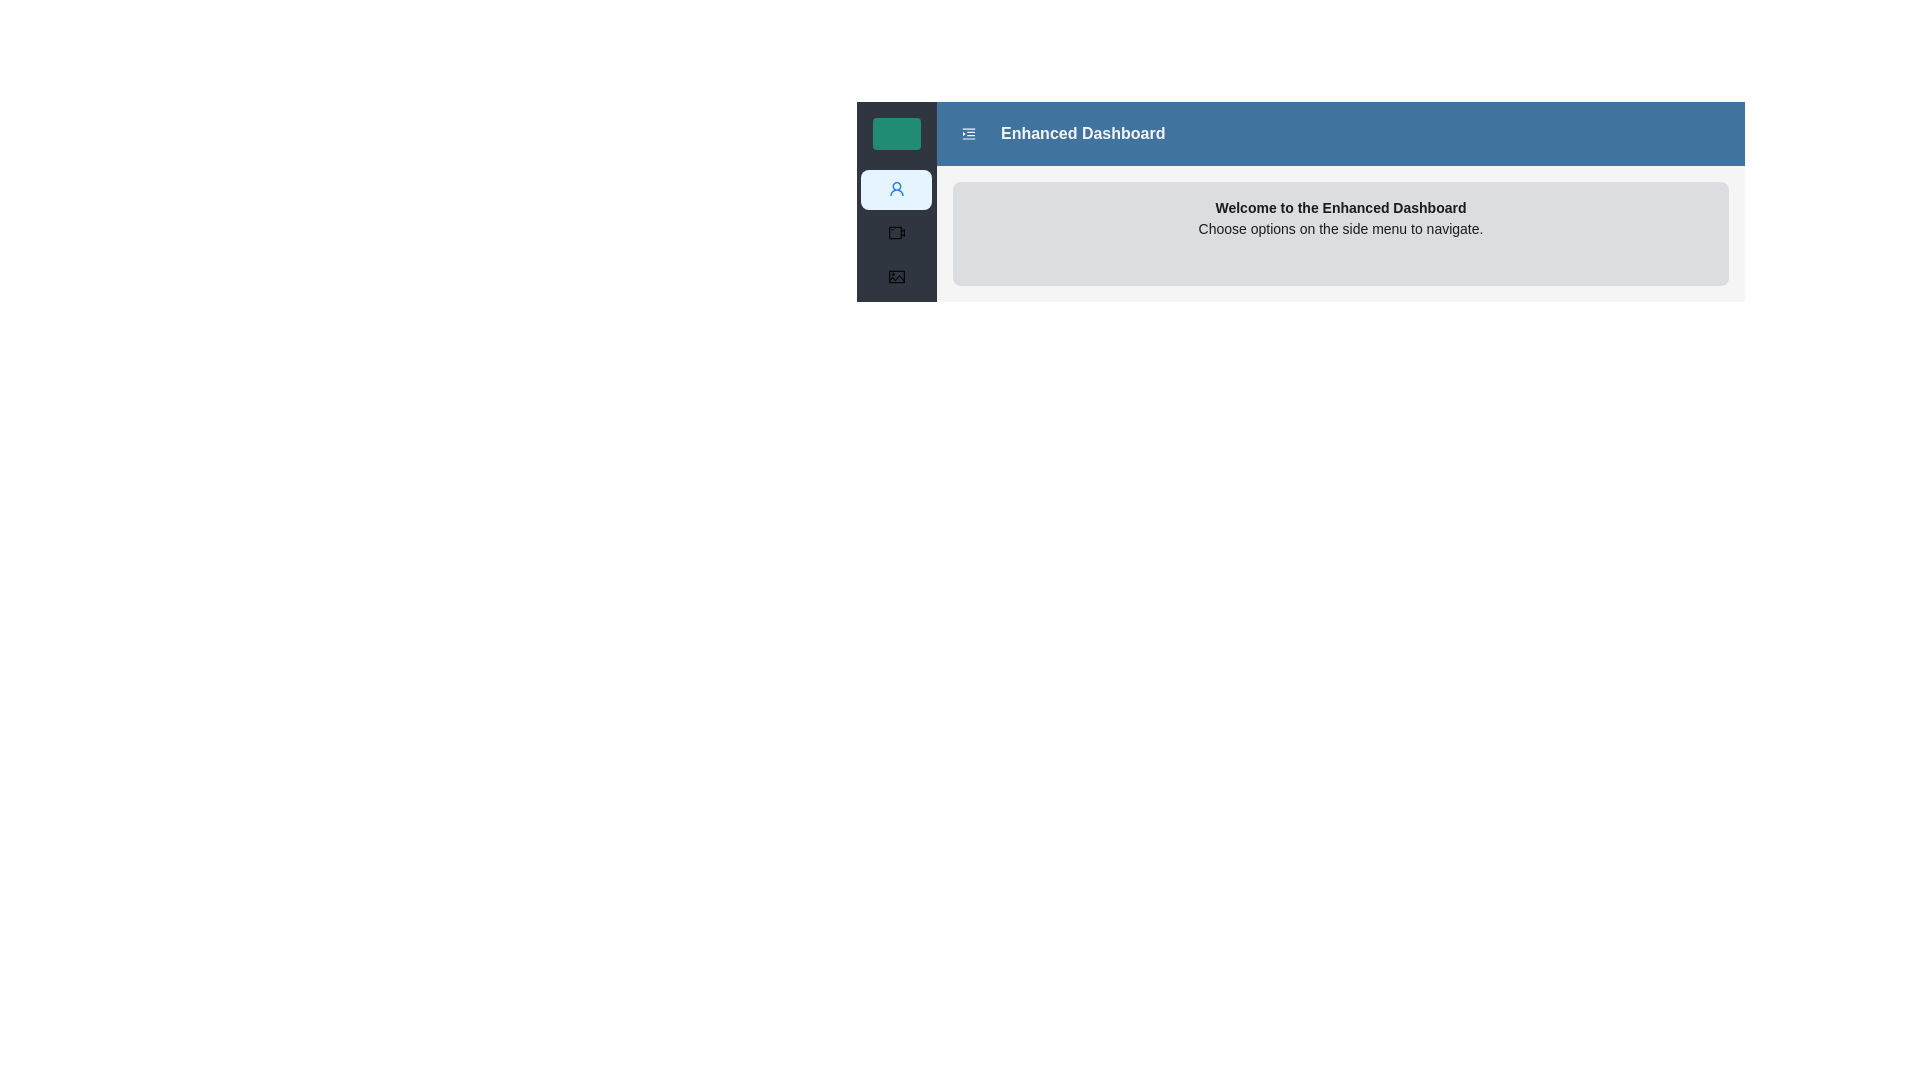 This screenshot has width=1920, height=1080. Describe the element at coordinates (1340, 201) in the screenshot. I see `the static informative panel that displays the message 'Welcome to the Enhanced Dashboard' with guidance to 'Choose options on the side menu to navigate.'` at that location.